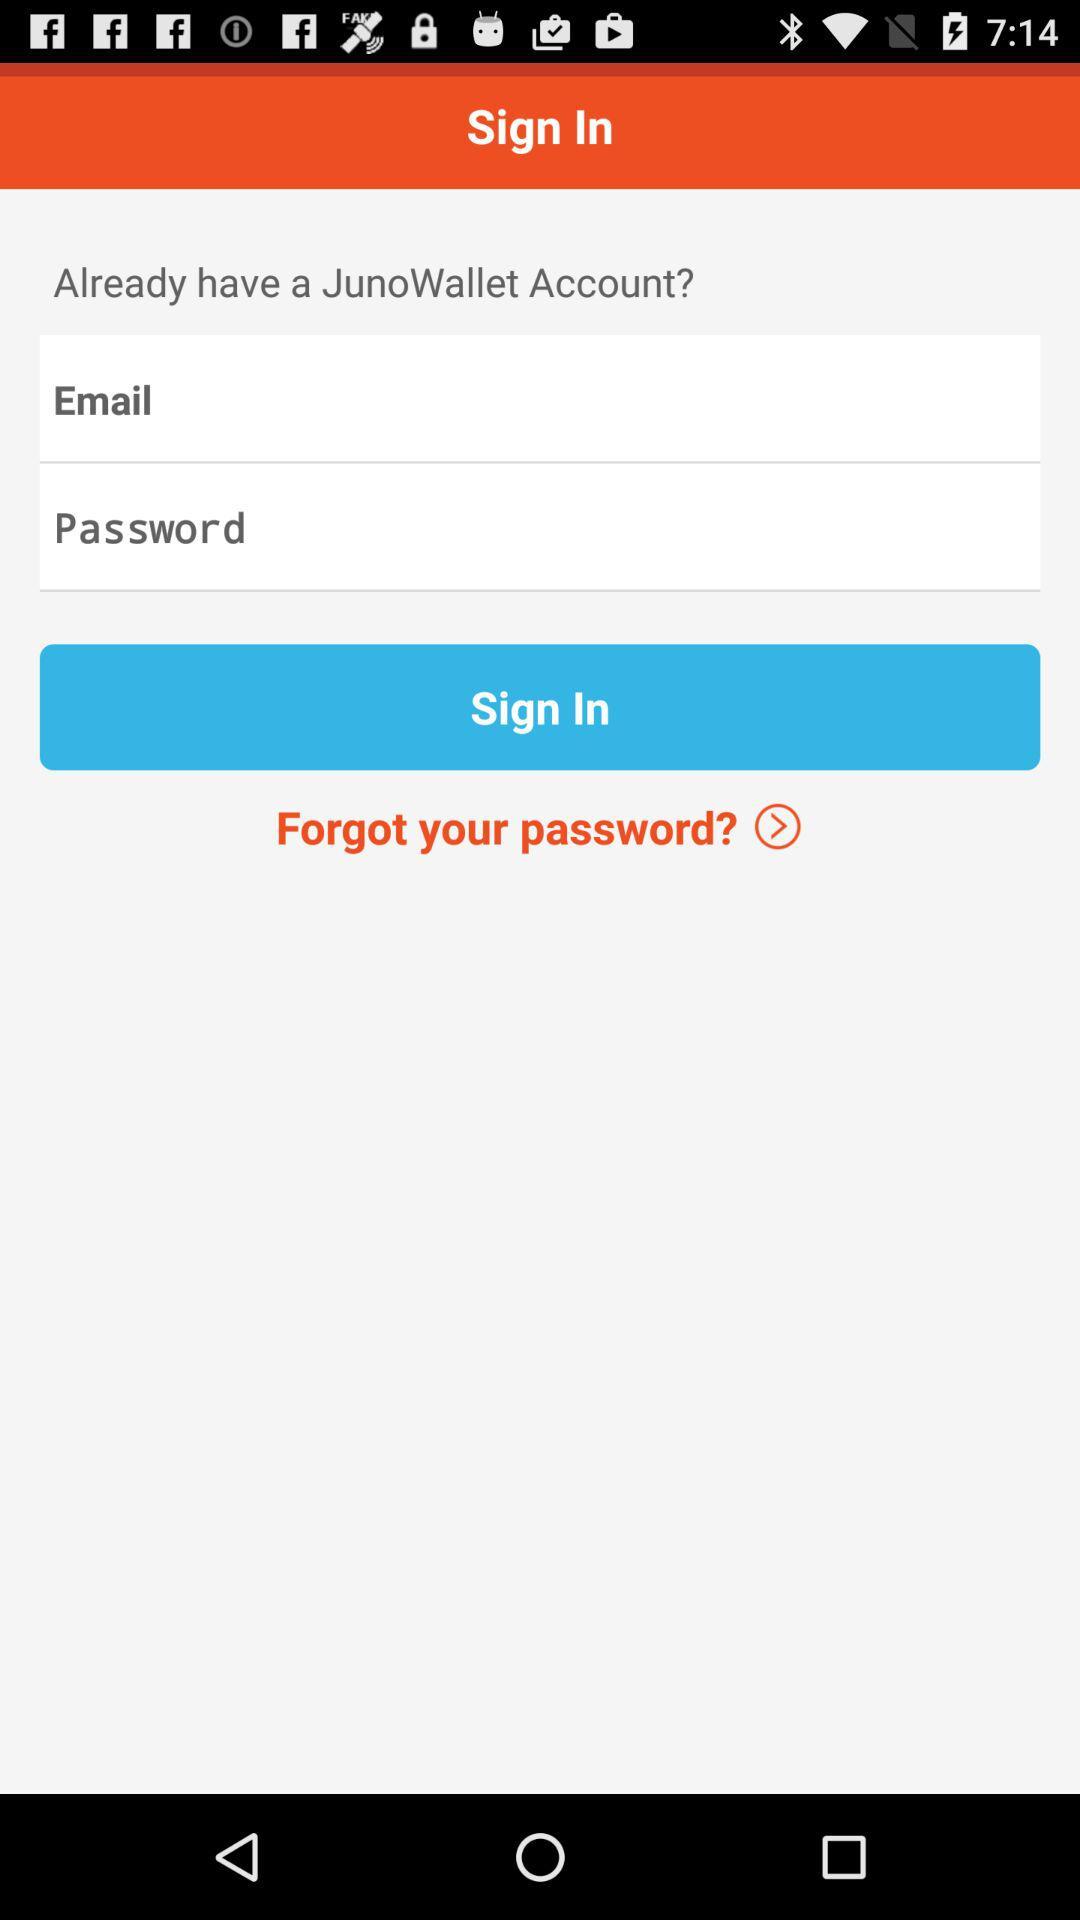  What do you see at coordinates (540, 826) in the screenshot?
I see `forgot your password? app` at bounding box center [540, 826].